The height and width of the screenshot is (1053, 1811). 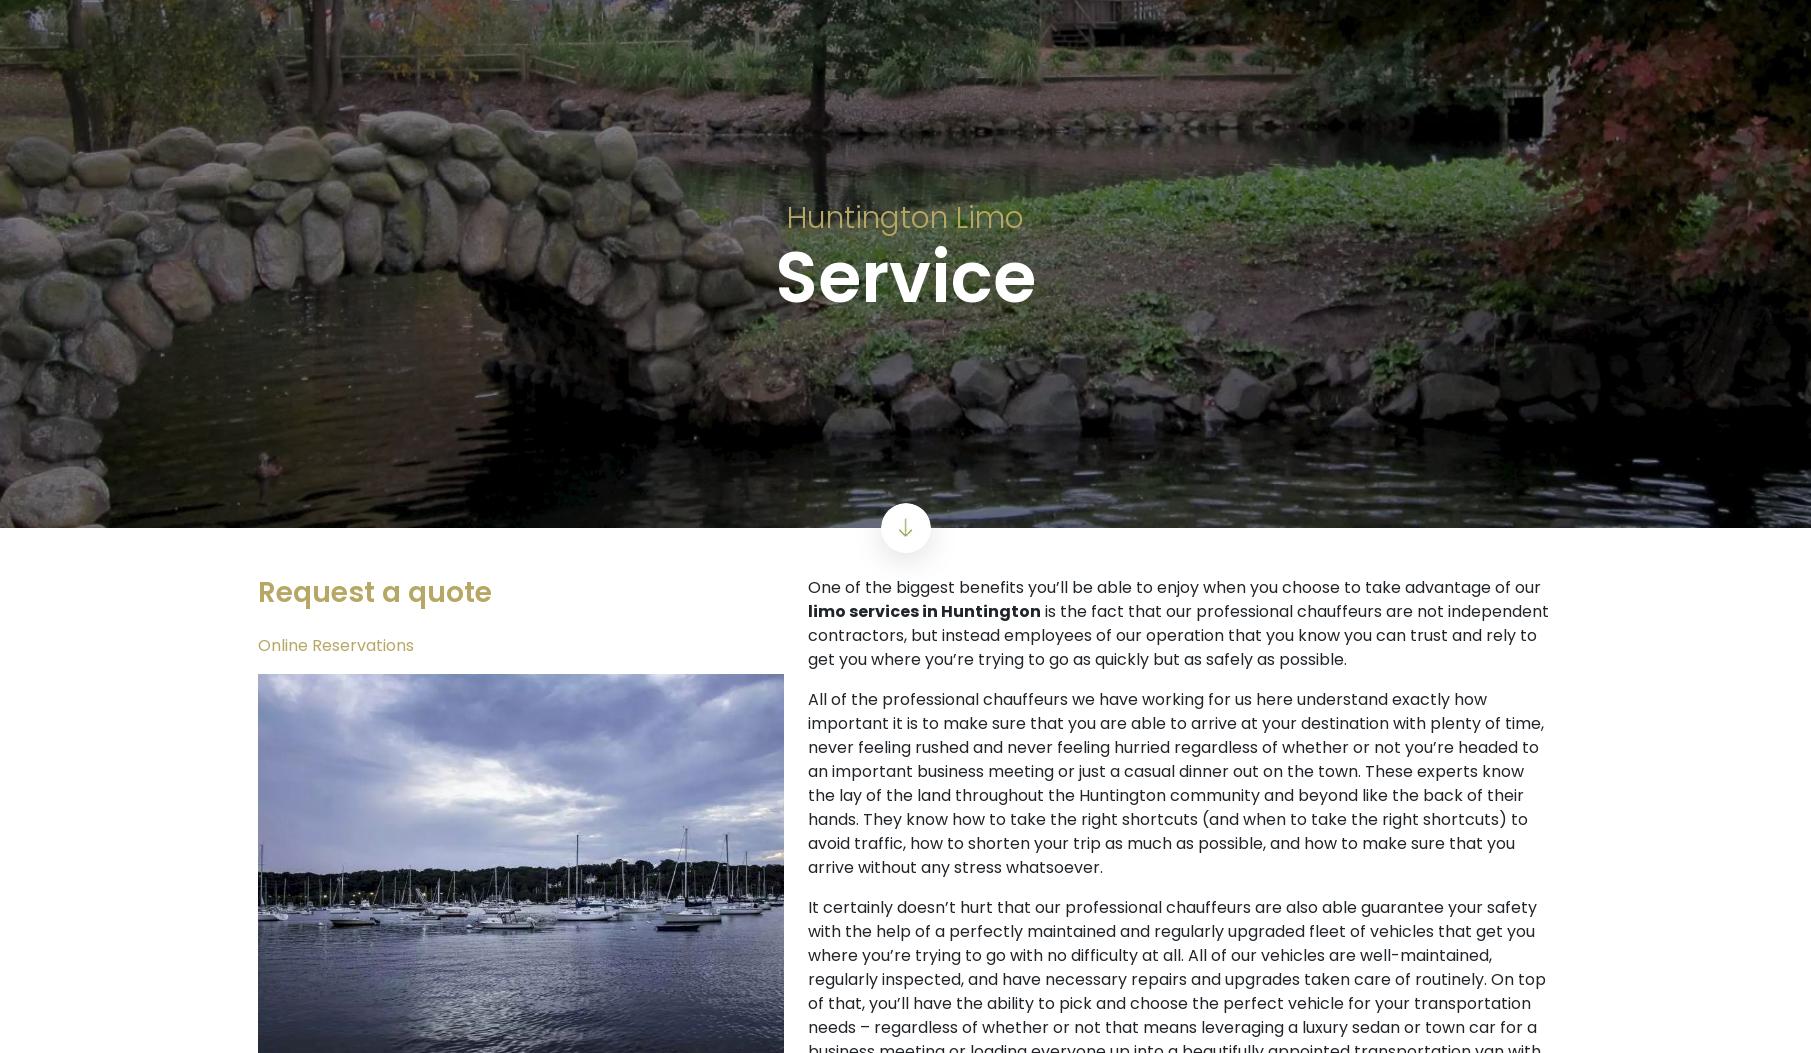 What do you see at coordinates (1164, 134) in the screenshot?
I see `'are available 24/7, and you can reserve our professional chauffeurs a month, a week, or even just a handful of hours ahead of time. You are always in the driver’s seat as far as scheduling is concerned, while our professional chauffeurs handle the heavy lifting of getting you where you are headed!'` at bounding box center [1164, 134].